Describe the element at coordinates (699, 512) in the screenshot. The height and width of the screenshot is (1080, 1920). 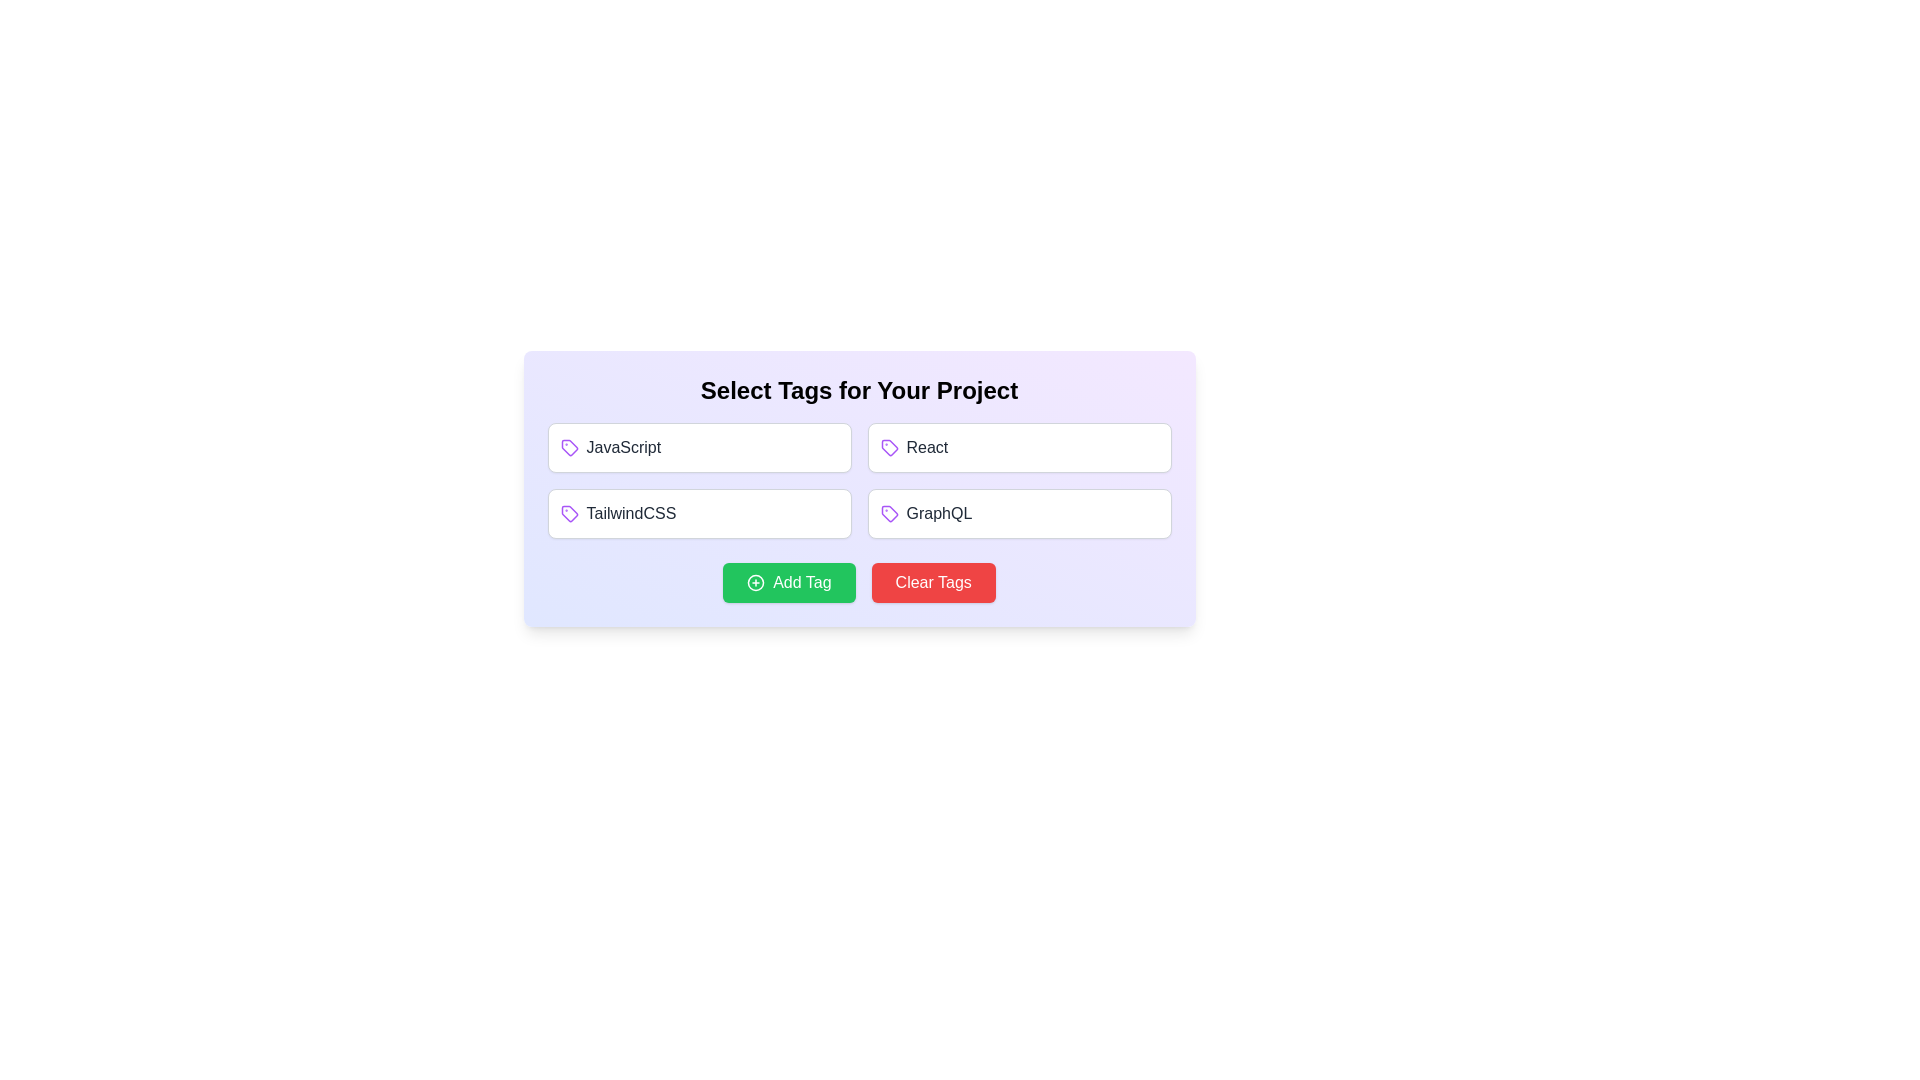
I see `the tag TailwindCSS to select it` at that location.